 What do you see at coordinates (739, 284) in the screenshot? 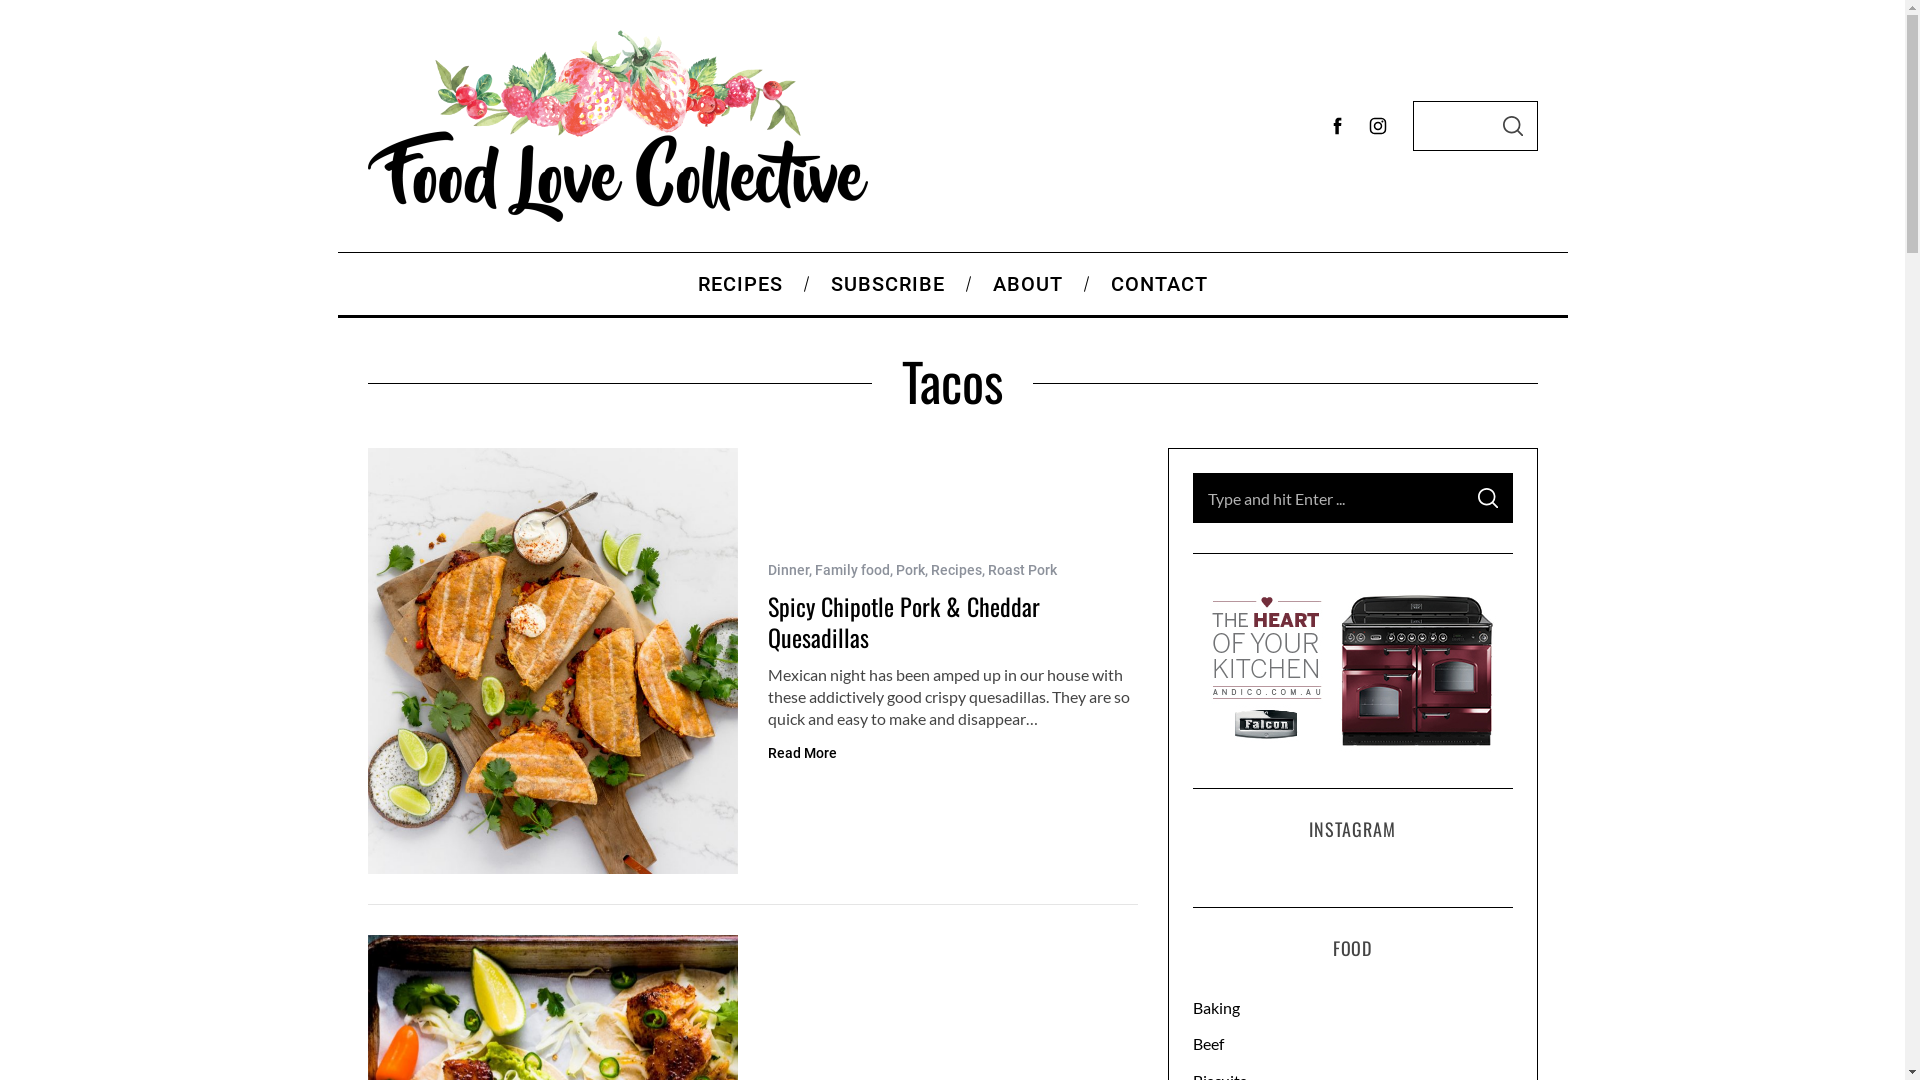
I see `'RECIPES'` at bounding box center [739, 284].